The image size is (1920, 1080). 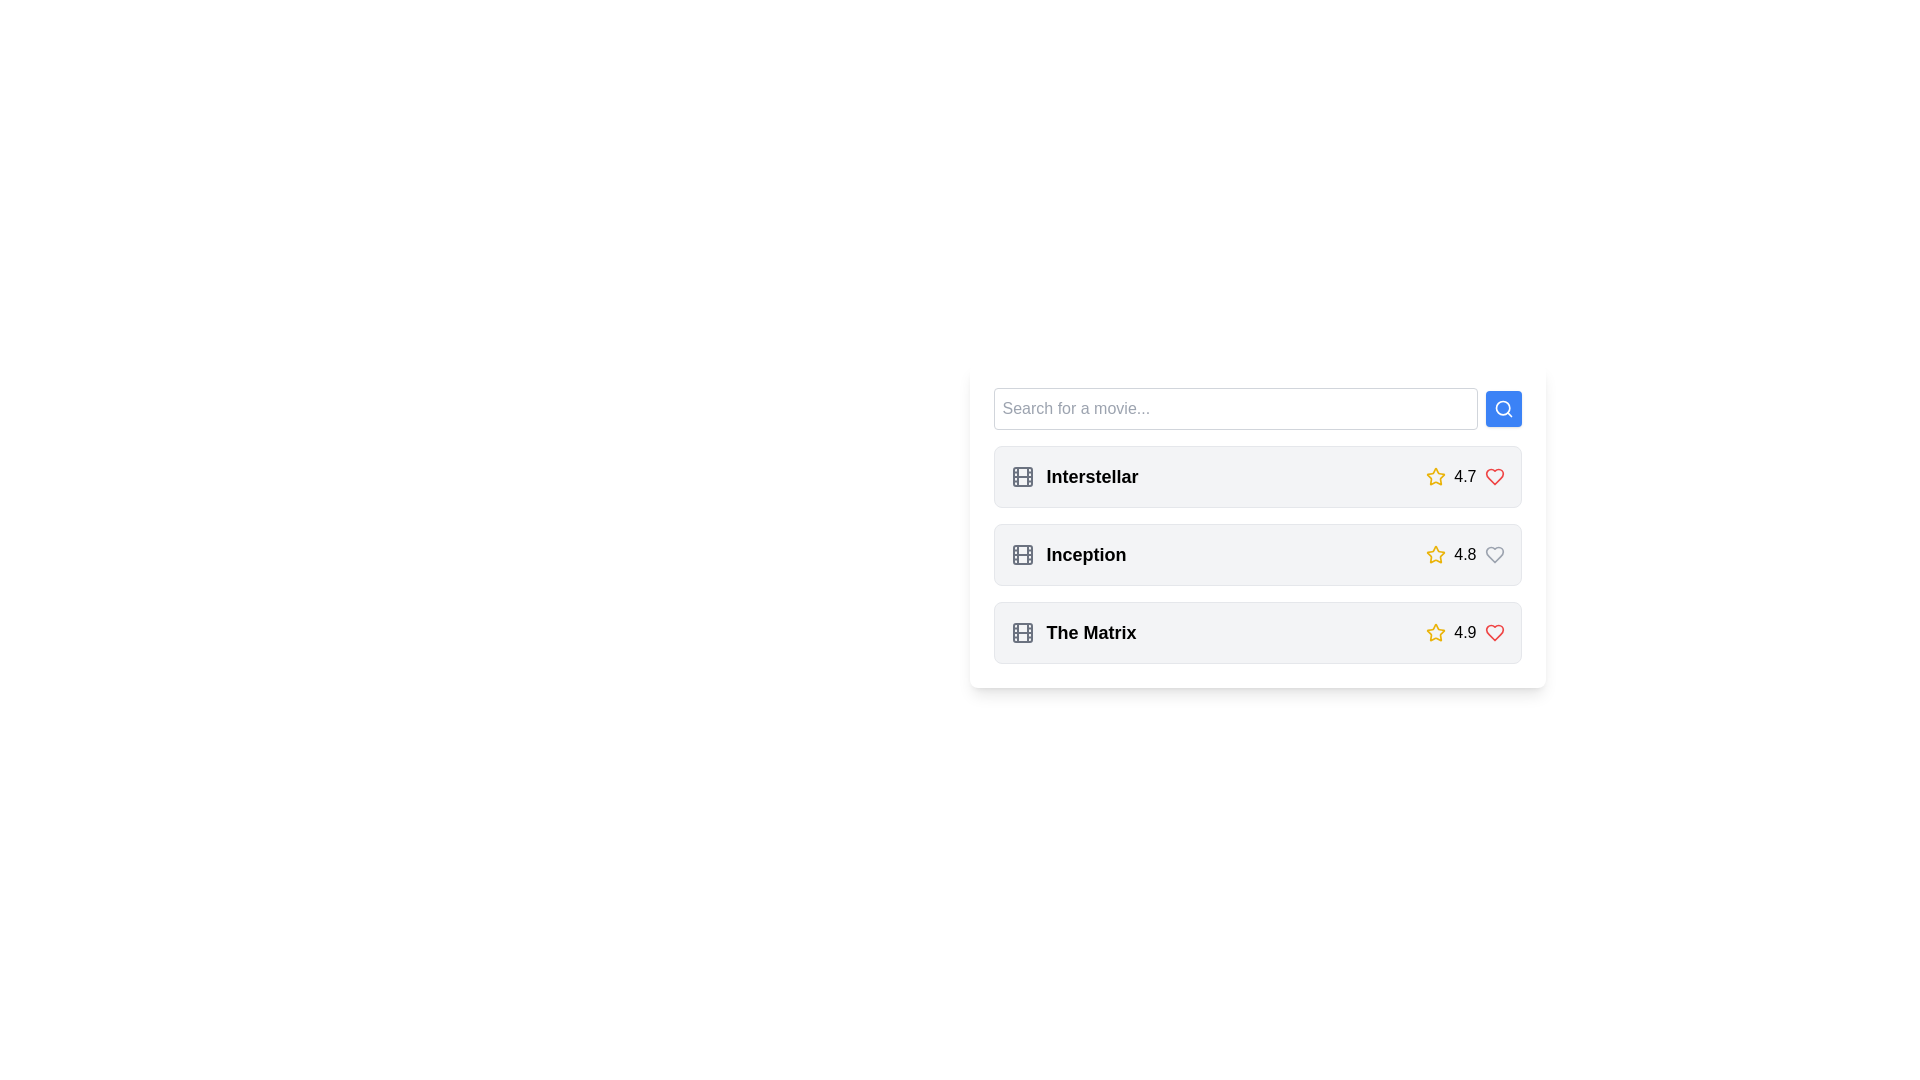 I want to click on the heart icon button located on the right side of the row labeled '4.9' to mark the associated item as a favorite, so click(x=1494, y=632).